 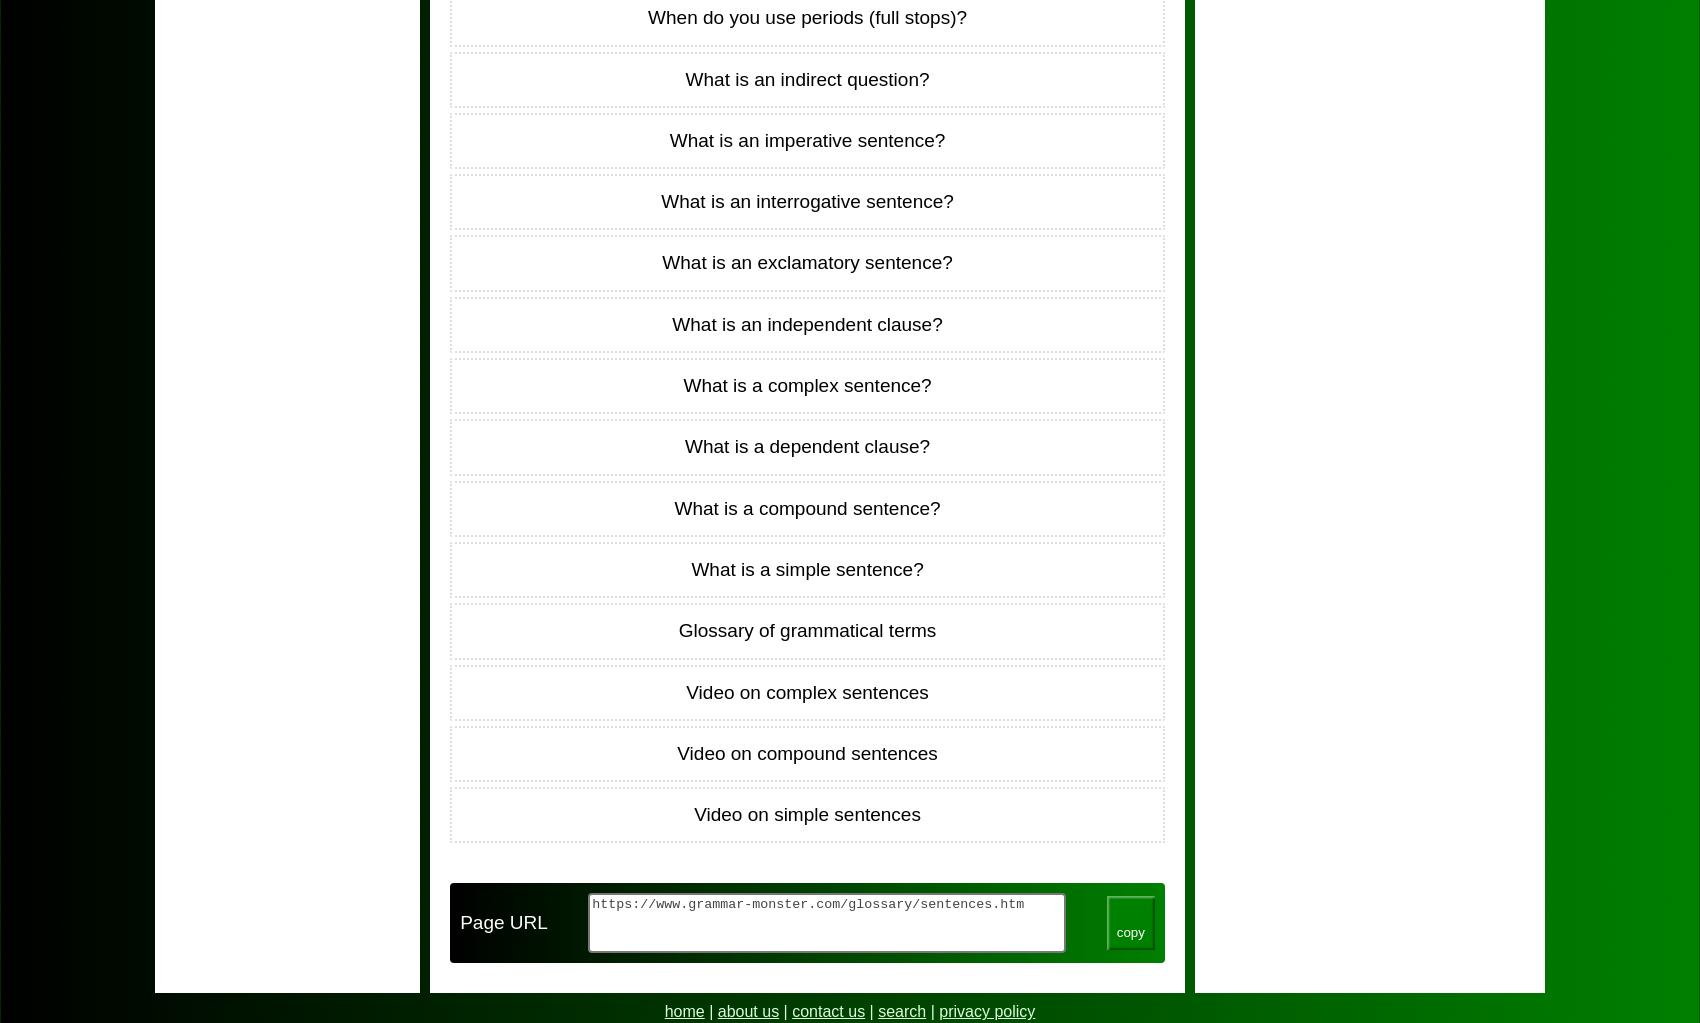 What do you see at coordinates (805, 751) in the screenshot?
I see `'Video on compound sentences'` at bounding box center [805, 751].